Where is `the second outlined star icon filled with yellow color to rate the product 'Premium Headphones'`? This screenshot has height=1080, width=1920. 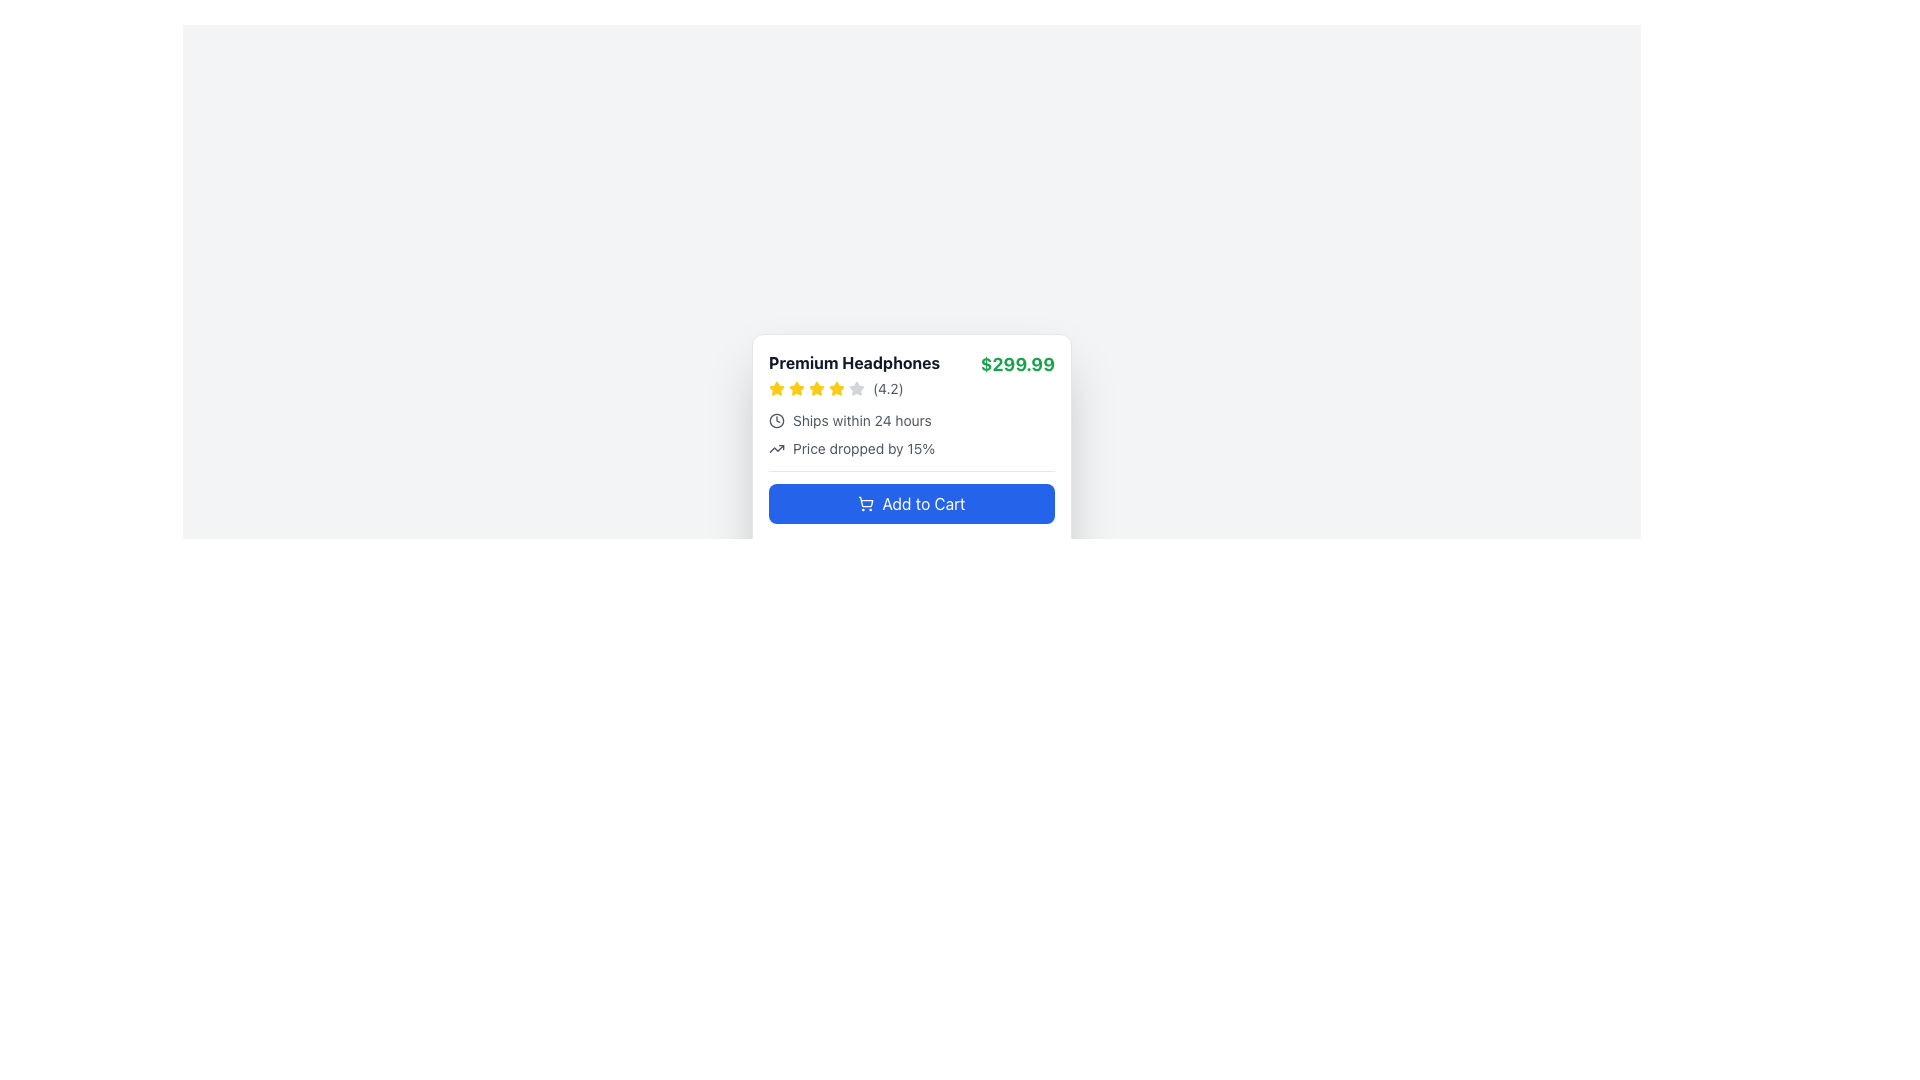 the second outlined star icon filled with yellow color to rate the product 'Premium Headphones' is located at coordinates (836, 388).